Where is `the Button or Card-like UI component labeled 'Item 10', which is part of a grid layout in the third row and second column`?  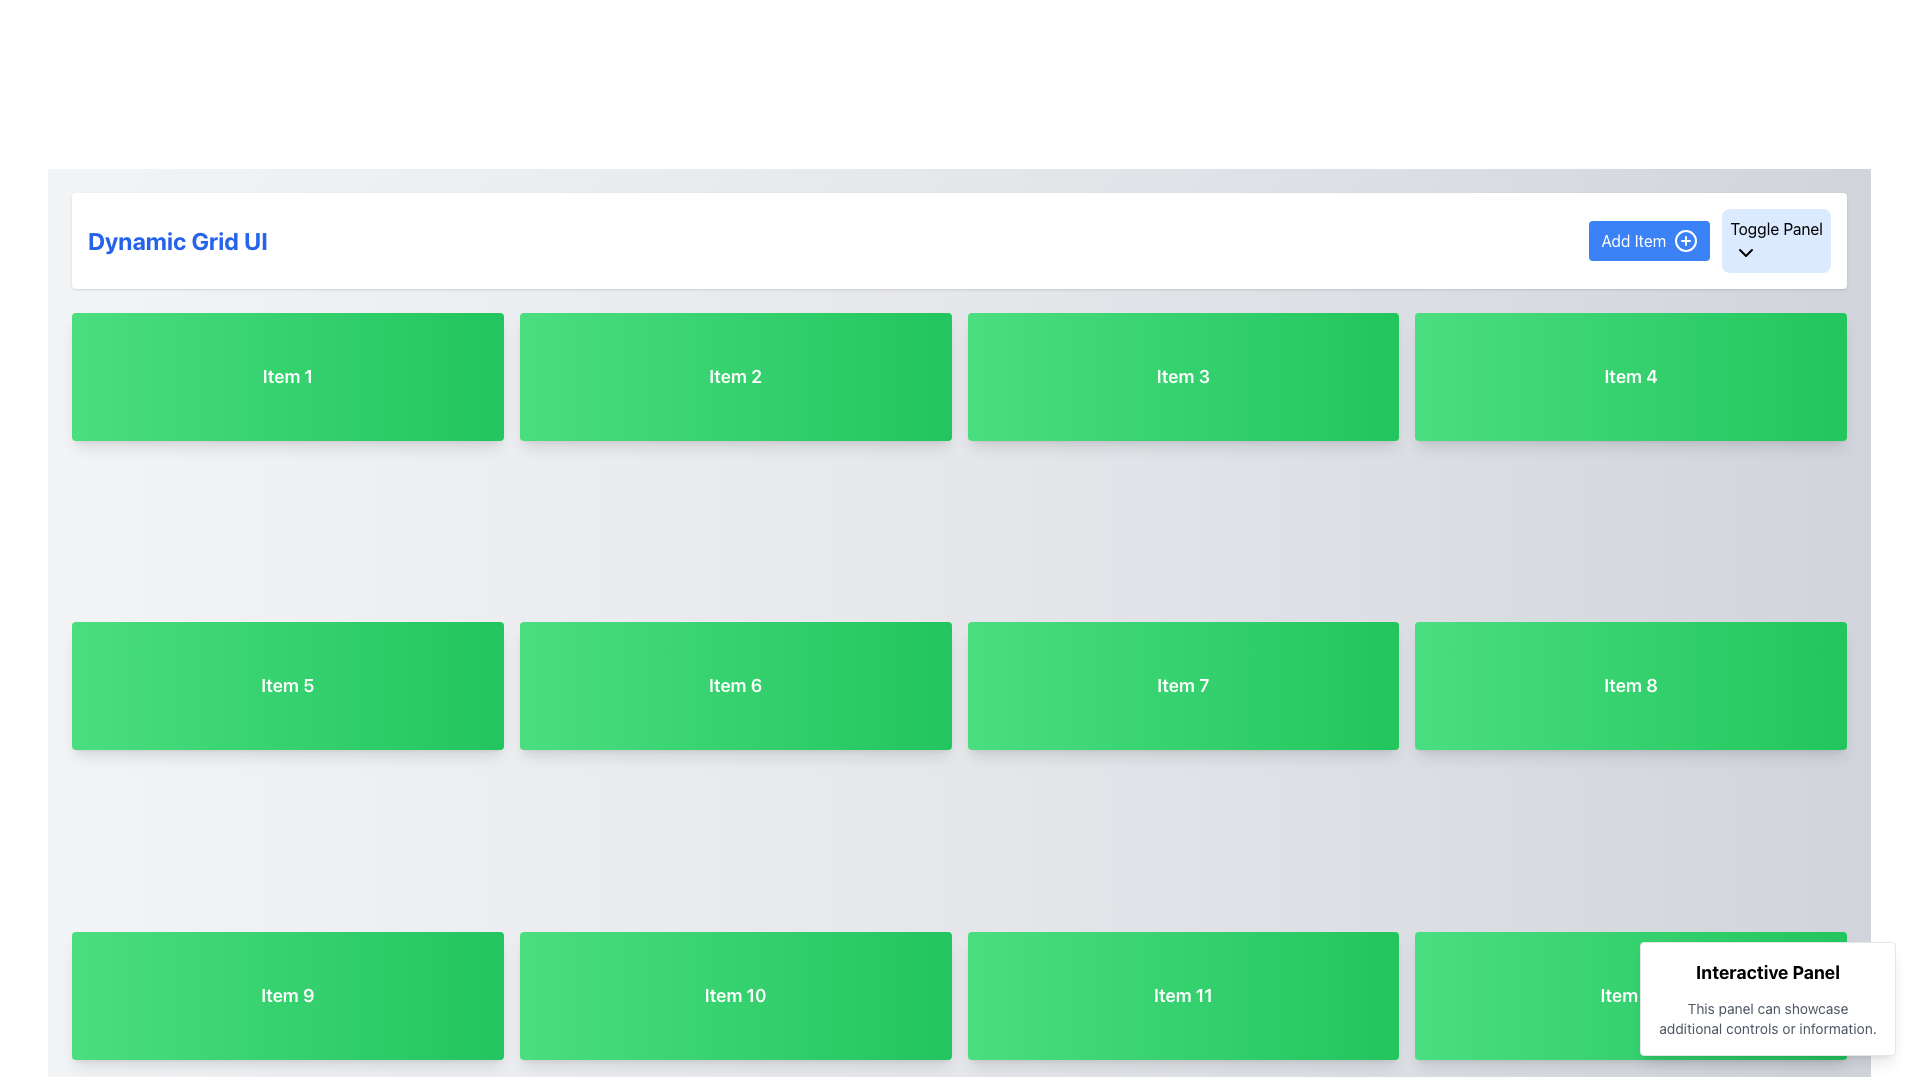
the Button or Card-like UI component labeled 'Item 10', which is part of a grid layout in the third row and second column is located at coordinates (734, 995).